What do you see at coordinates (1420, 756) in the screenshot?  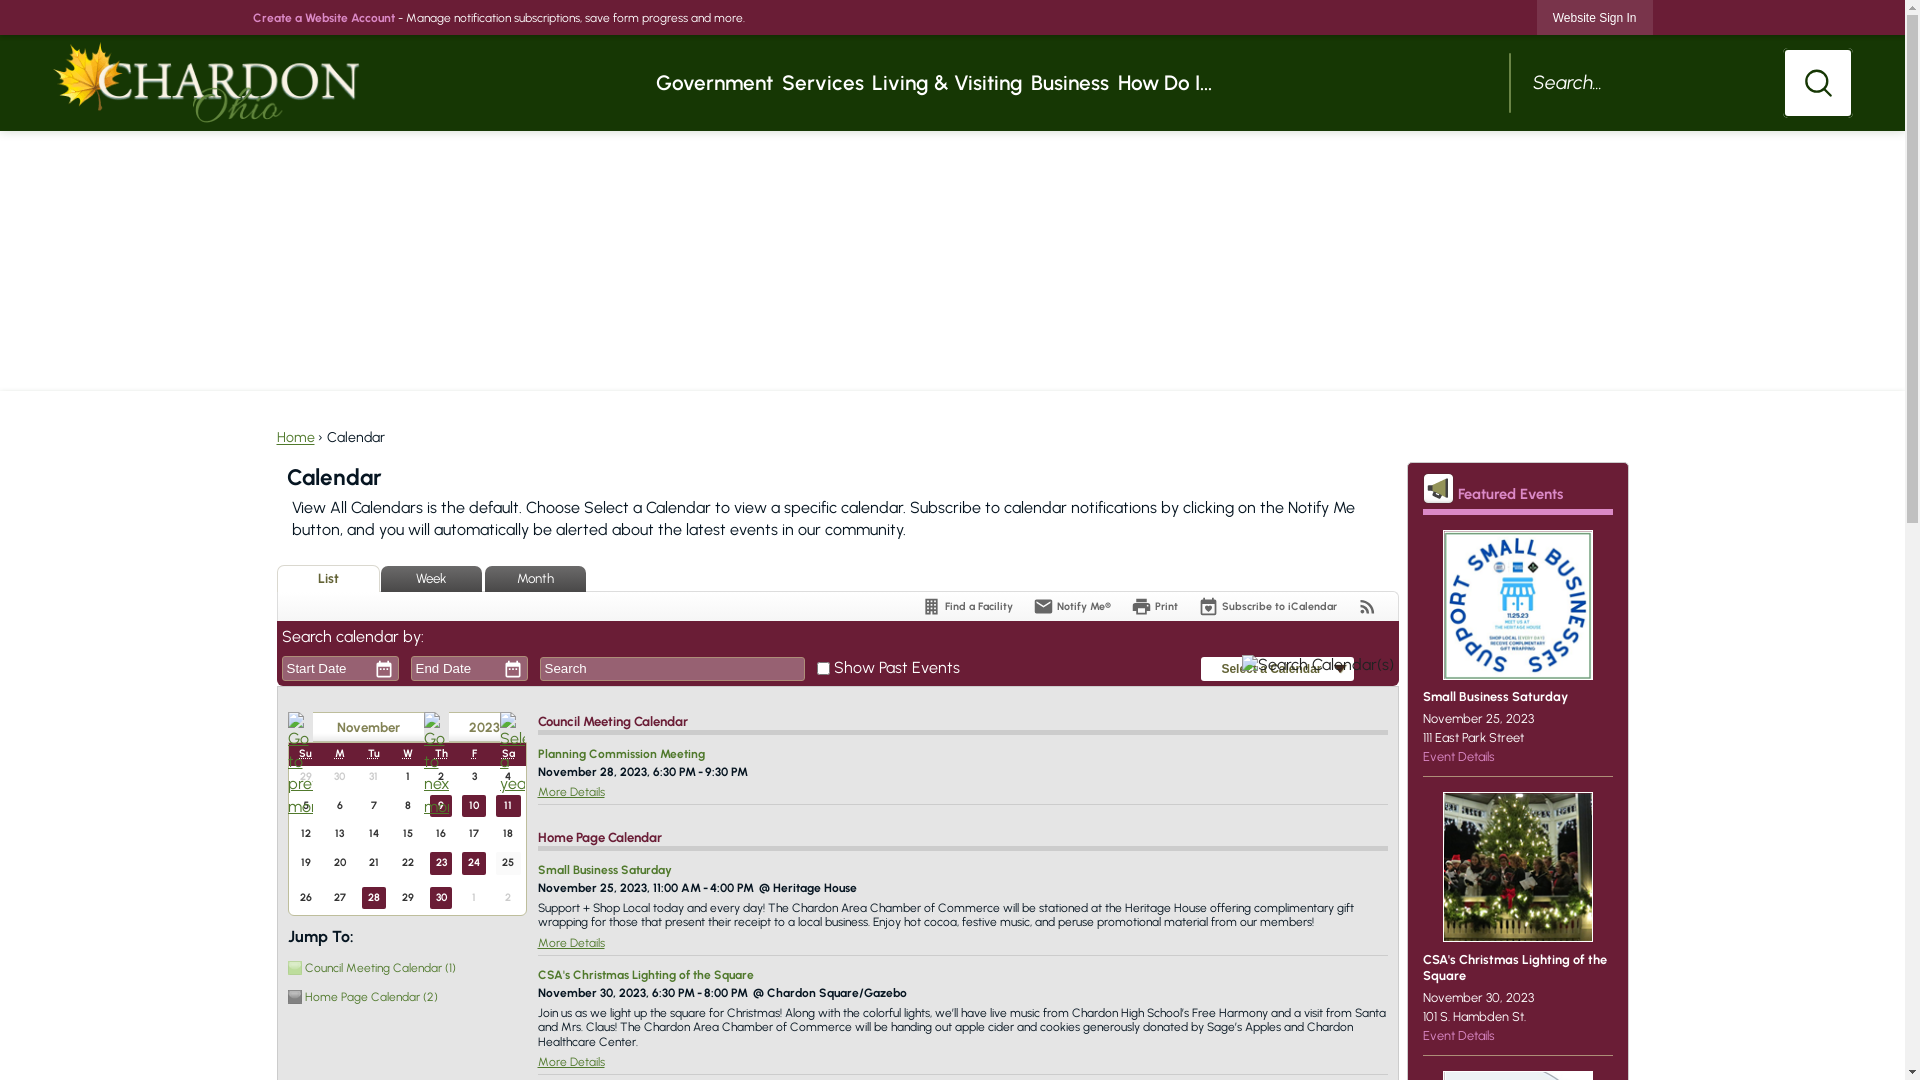 I see `'Event Details'` at bounding box center [1420, 756].